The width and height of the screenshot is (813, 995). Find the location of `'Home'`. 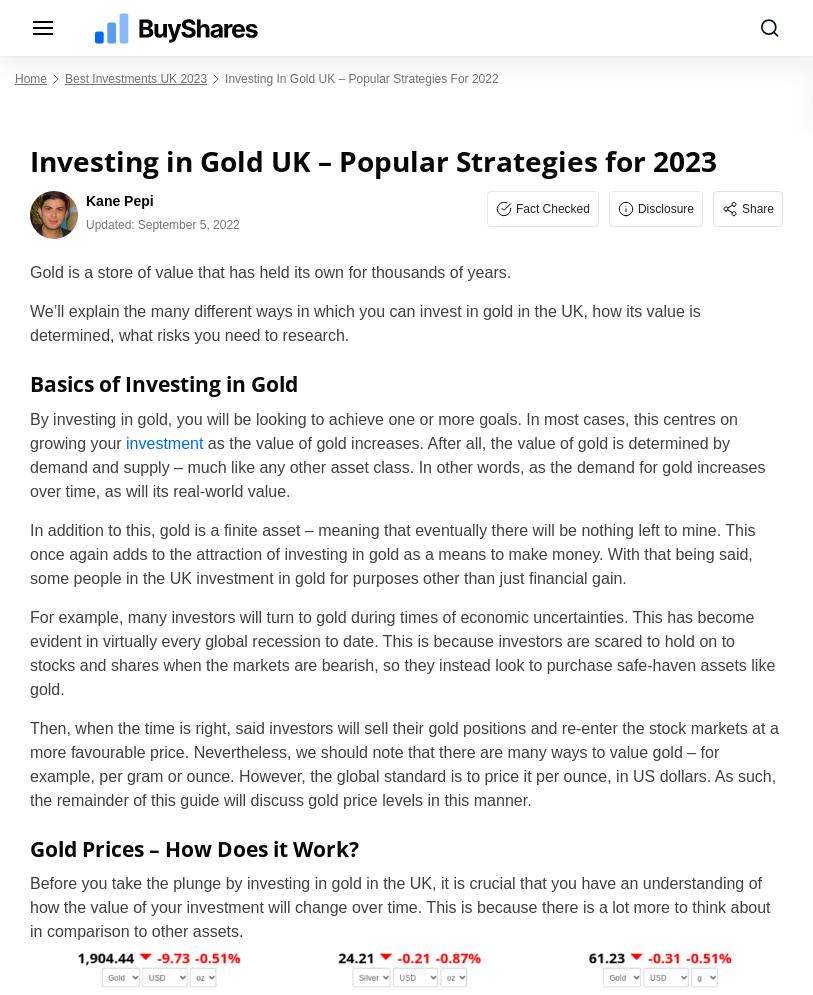

'Home' is located at coordinates (29, 79).